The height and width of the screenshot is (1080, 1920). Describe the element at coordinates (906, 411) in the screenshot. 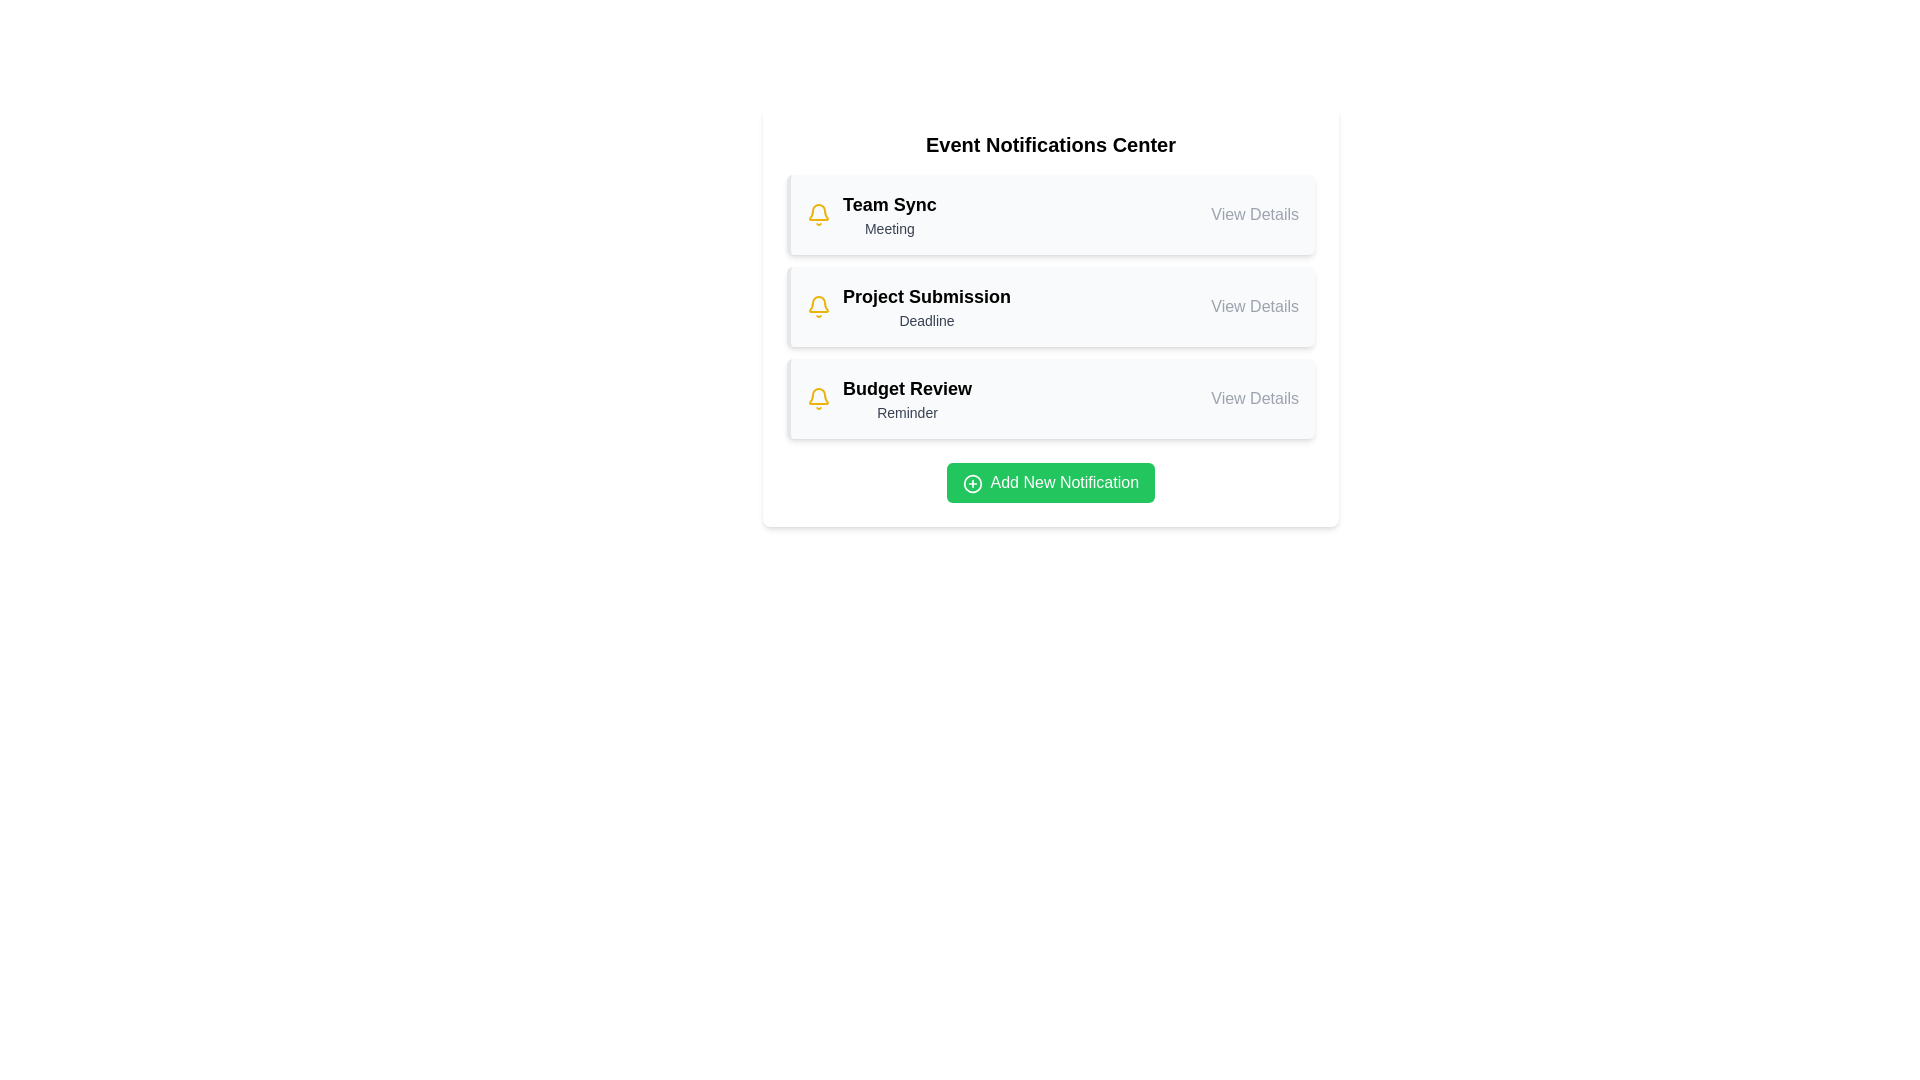

I see `the text label 'Reminder' which is styled in a small gray font and located below 'Budget Review' in the notifications list` at that location.